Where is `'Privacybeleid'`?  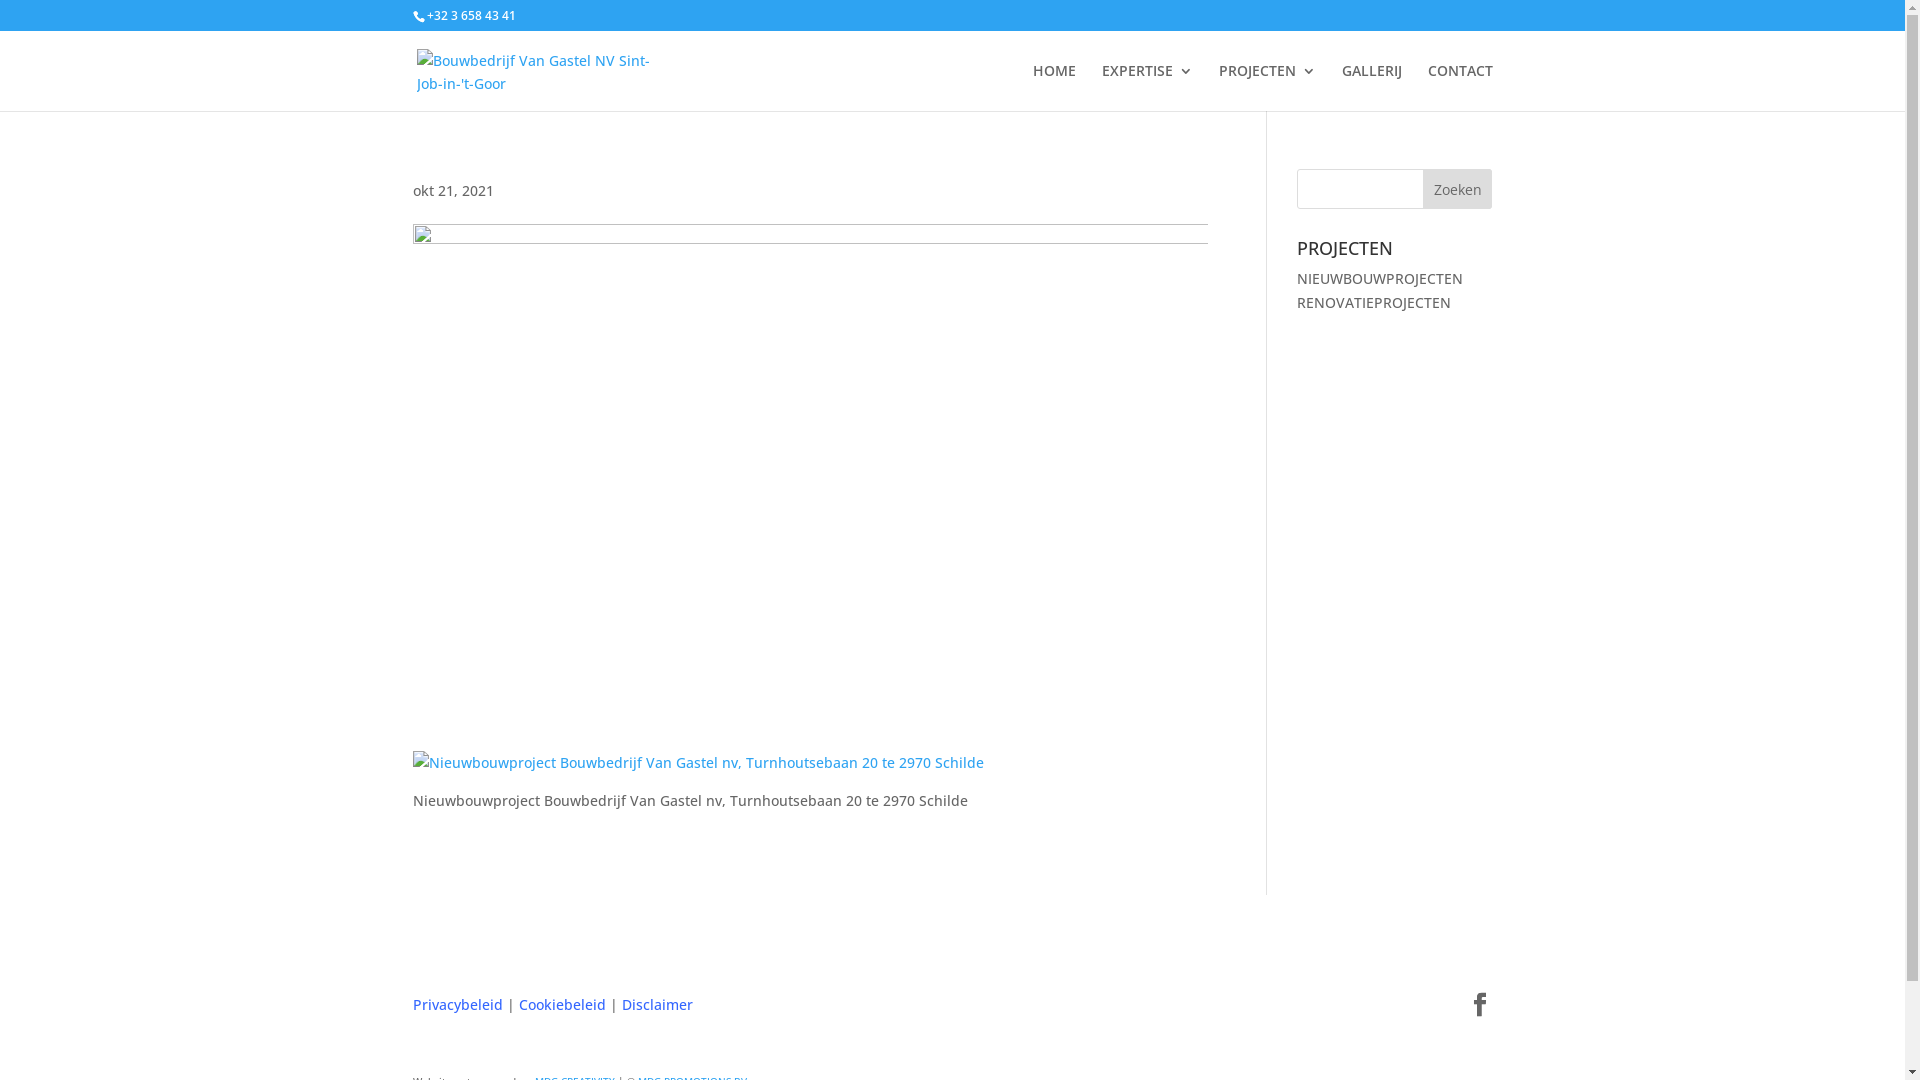 'Privacybeleid' is located at coordinates (455, 1004).